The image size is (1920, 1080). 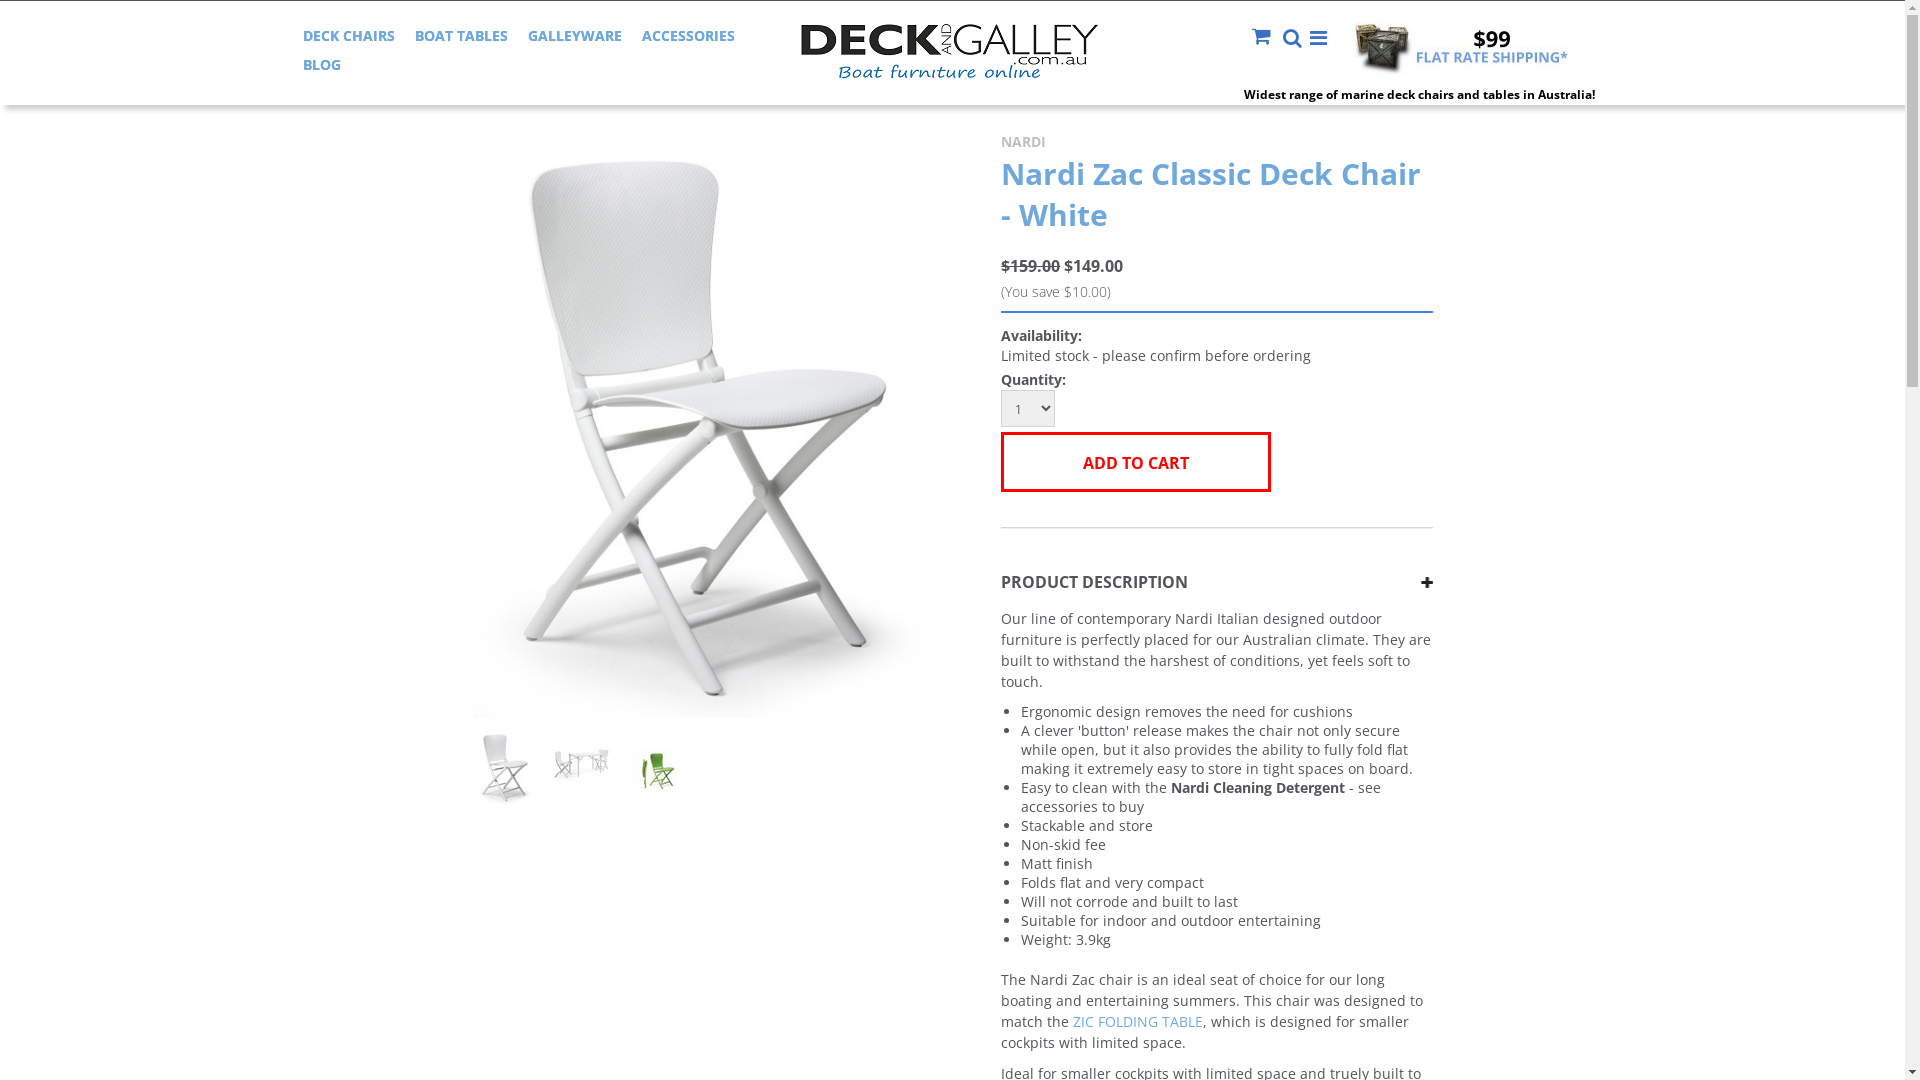 What do you see at coordinates (1001, 462) in the screenshot?
I see `'Add To Cart'` at bounding box center [1001, 462].